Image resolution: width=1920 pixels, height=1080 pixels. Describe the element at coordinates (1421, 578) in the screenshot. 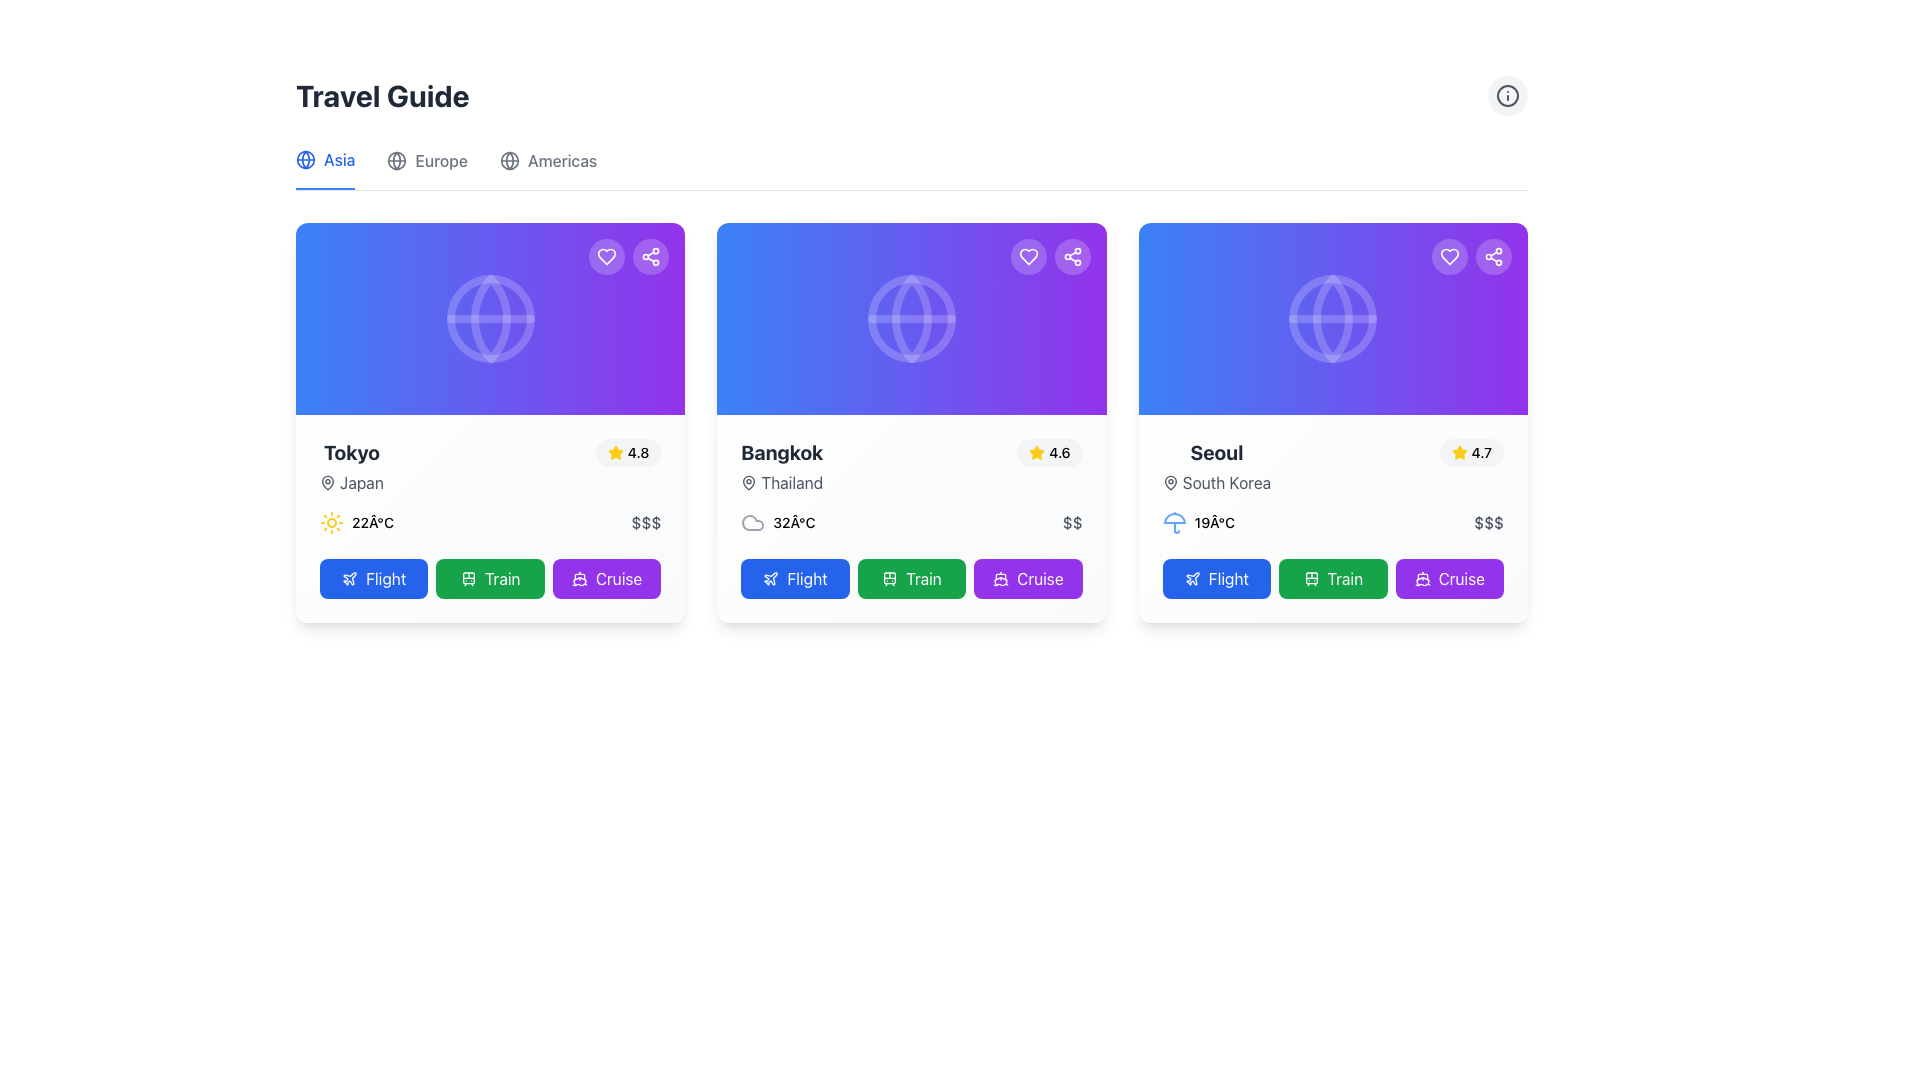

I see `the minimalistic purple ship icon located in the third card ('Seoul') in the 'Cruise' button section, just left of the text 'Cruise'` at that location.